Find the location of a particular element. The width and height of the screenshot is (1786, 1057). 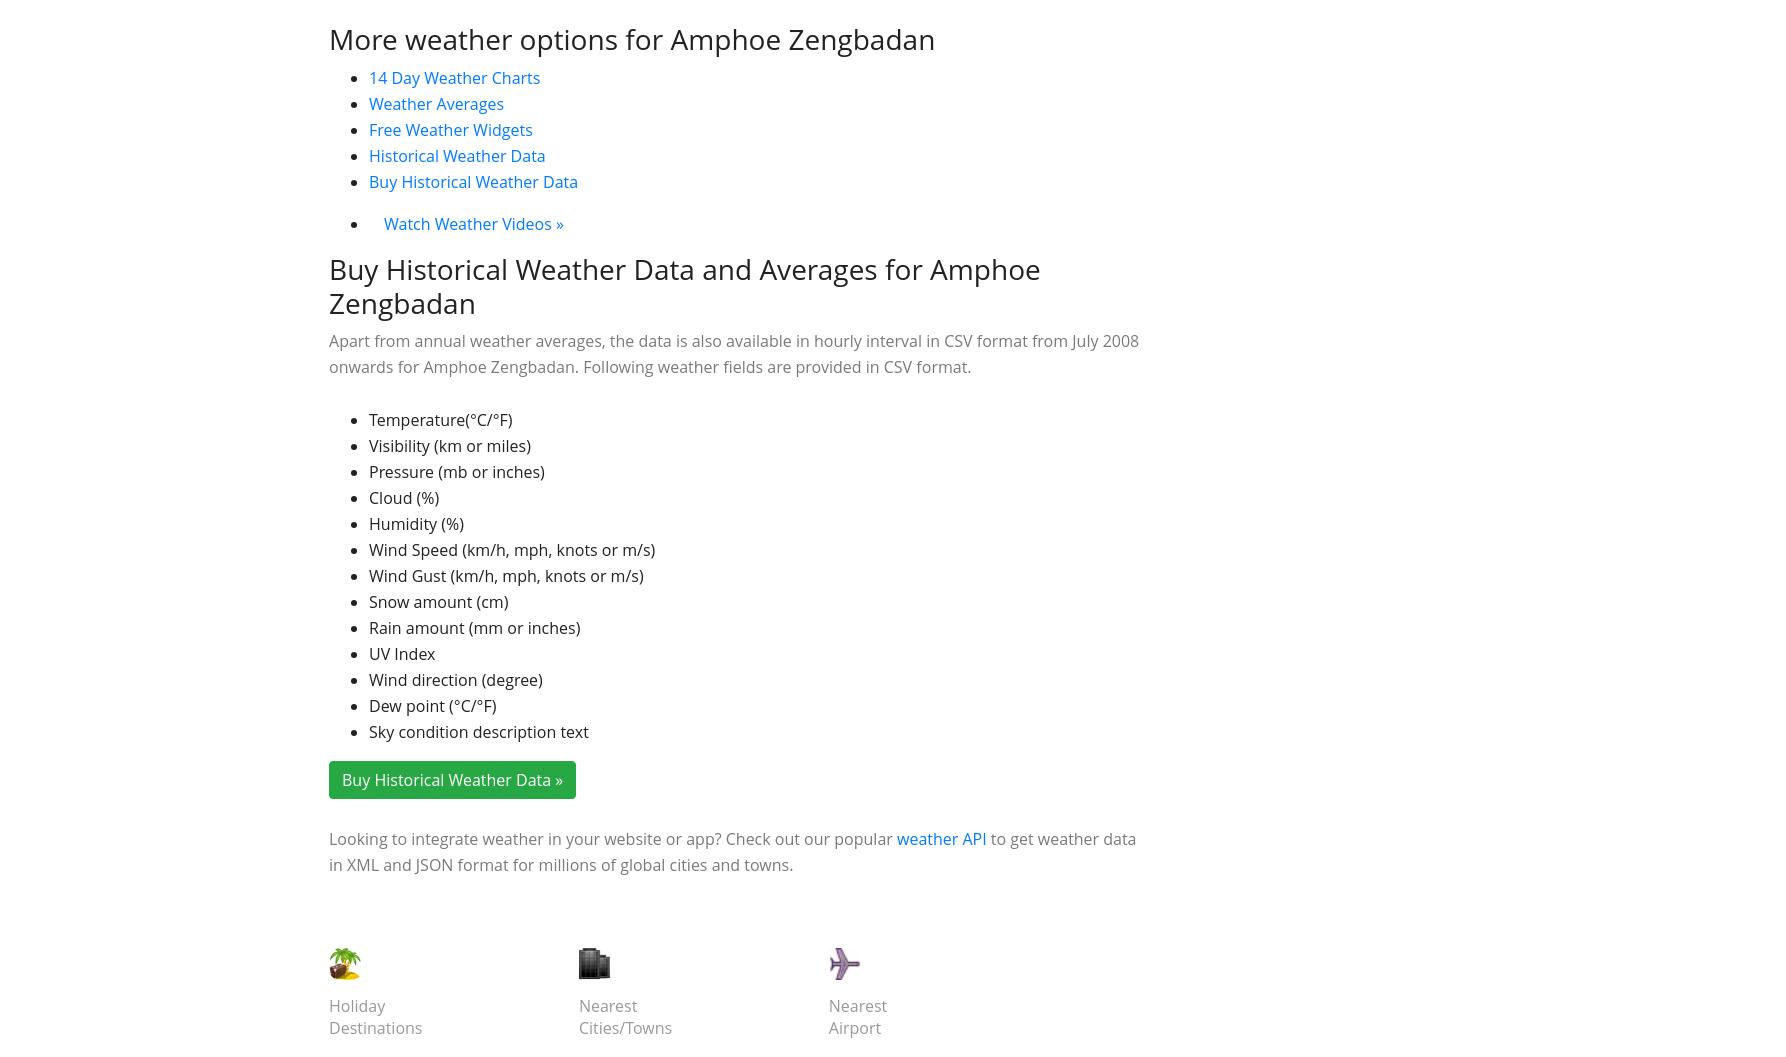

'Wind Speed (km/h, mph, knots or m/s)' is located at coordinates (511, 845).